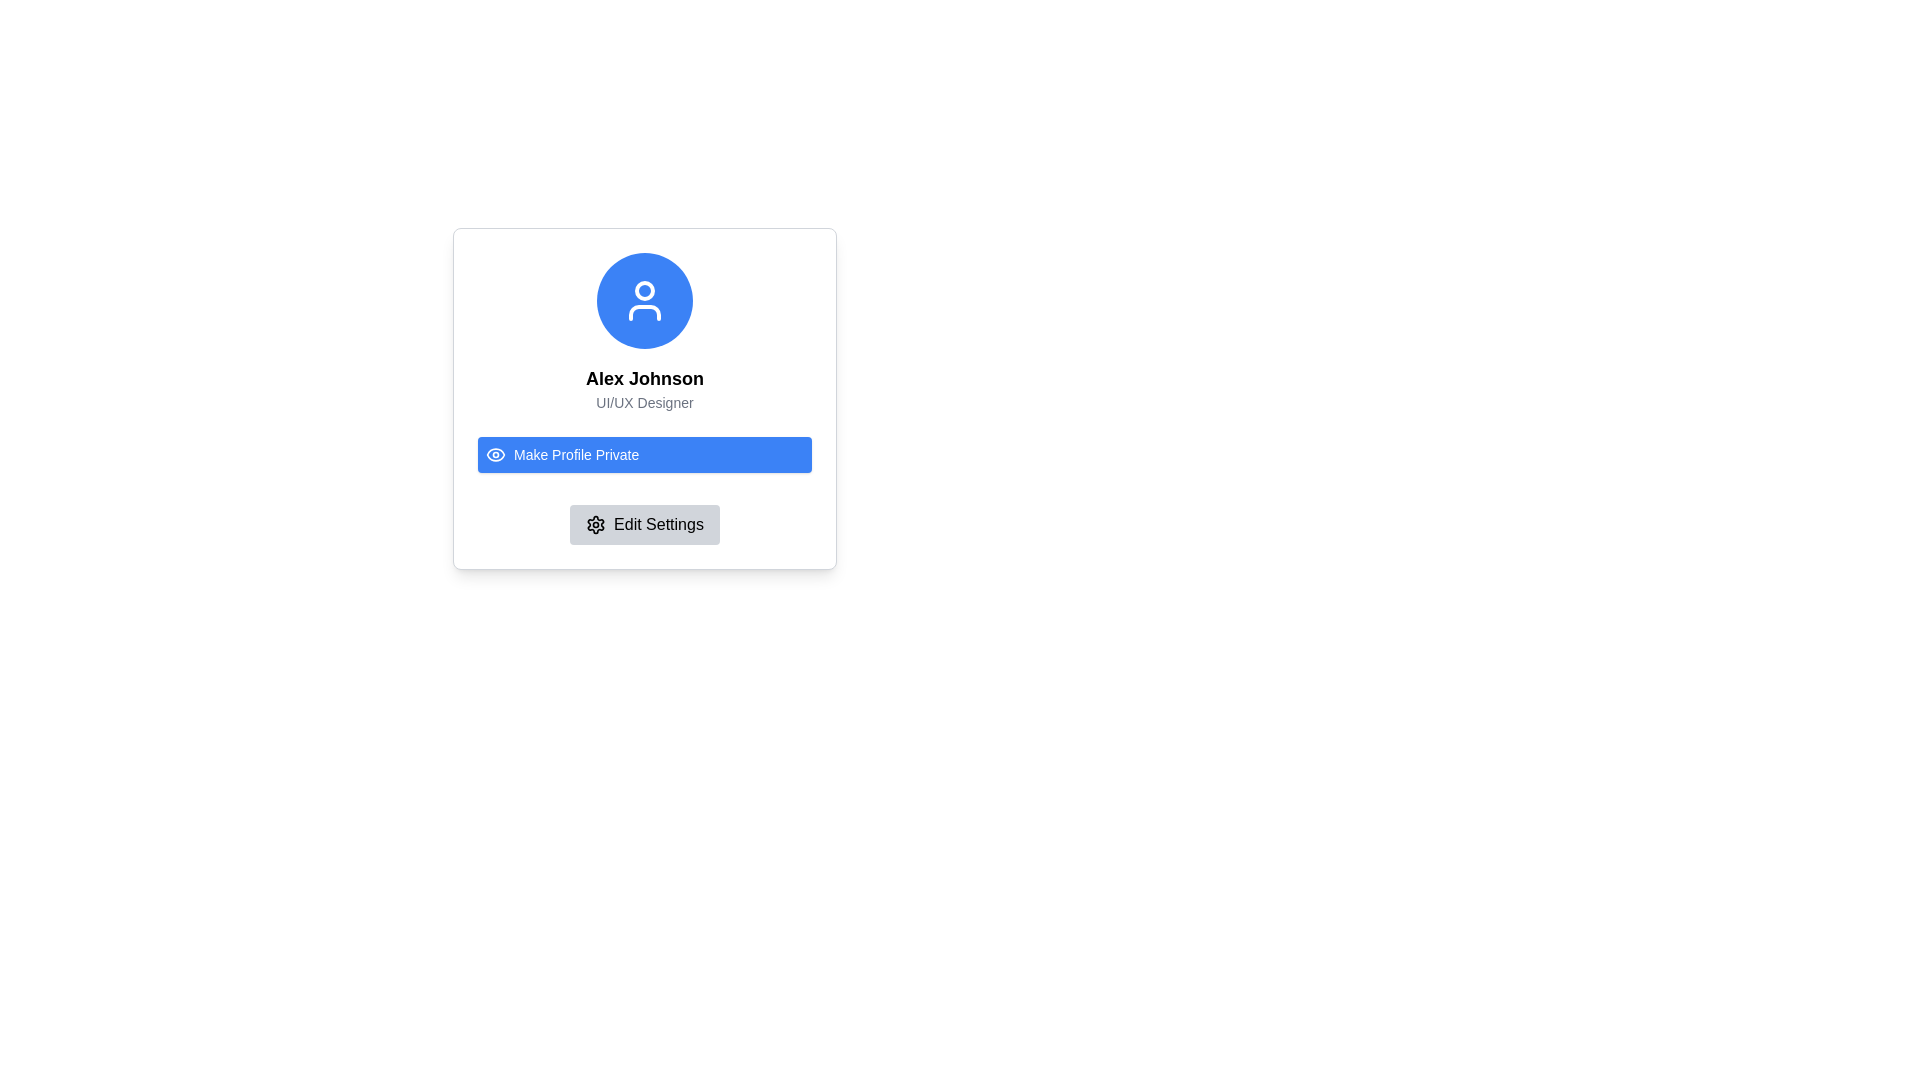 This screenshot has width=1920, height=1080. I want to click on the Profile Information Text displaying 'Alex Johnson' and 'UI/UX Designer', so click(644, 389).